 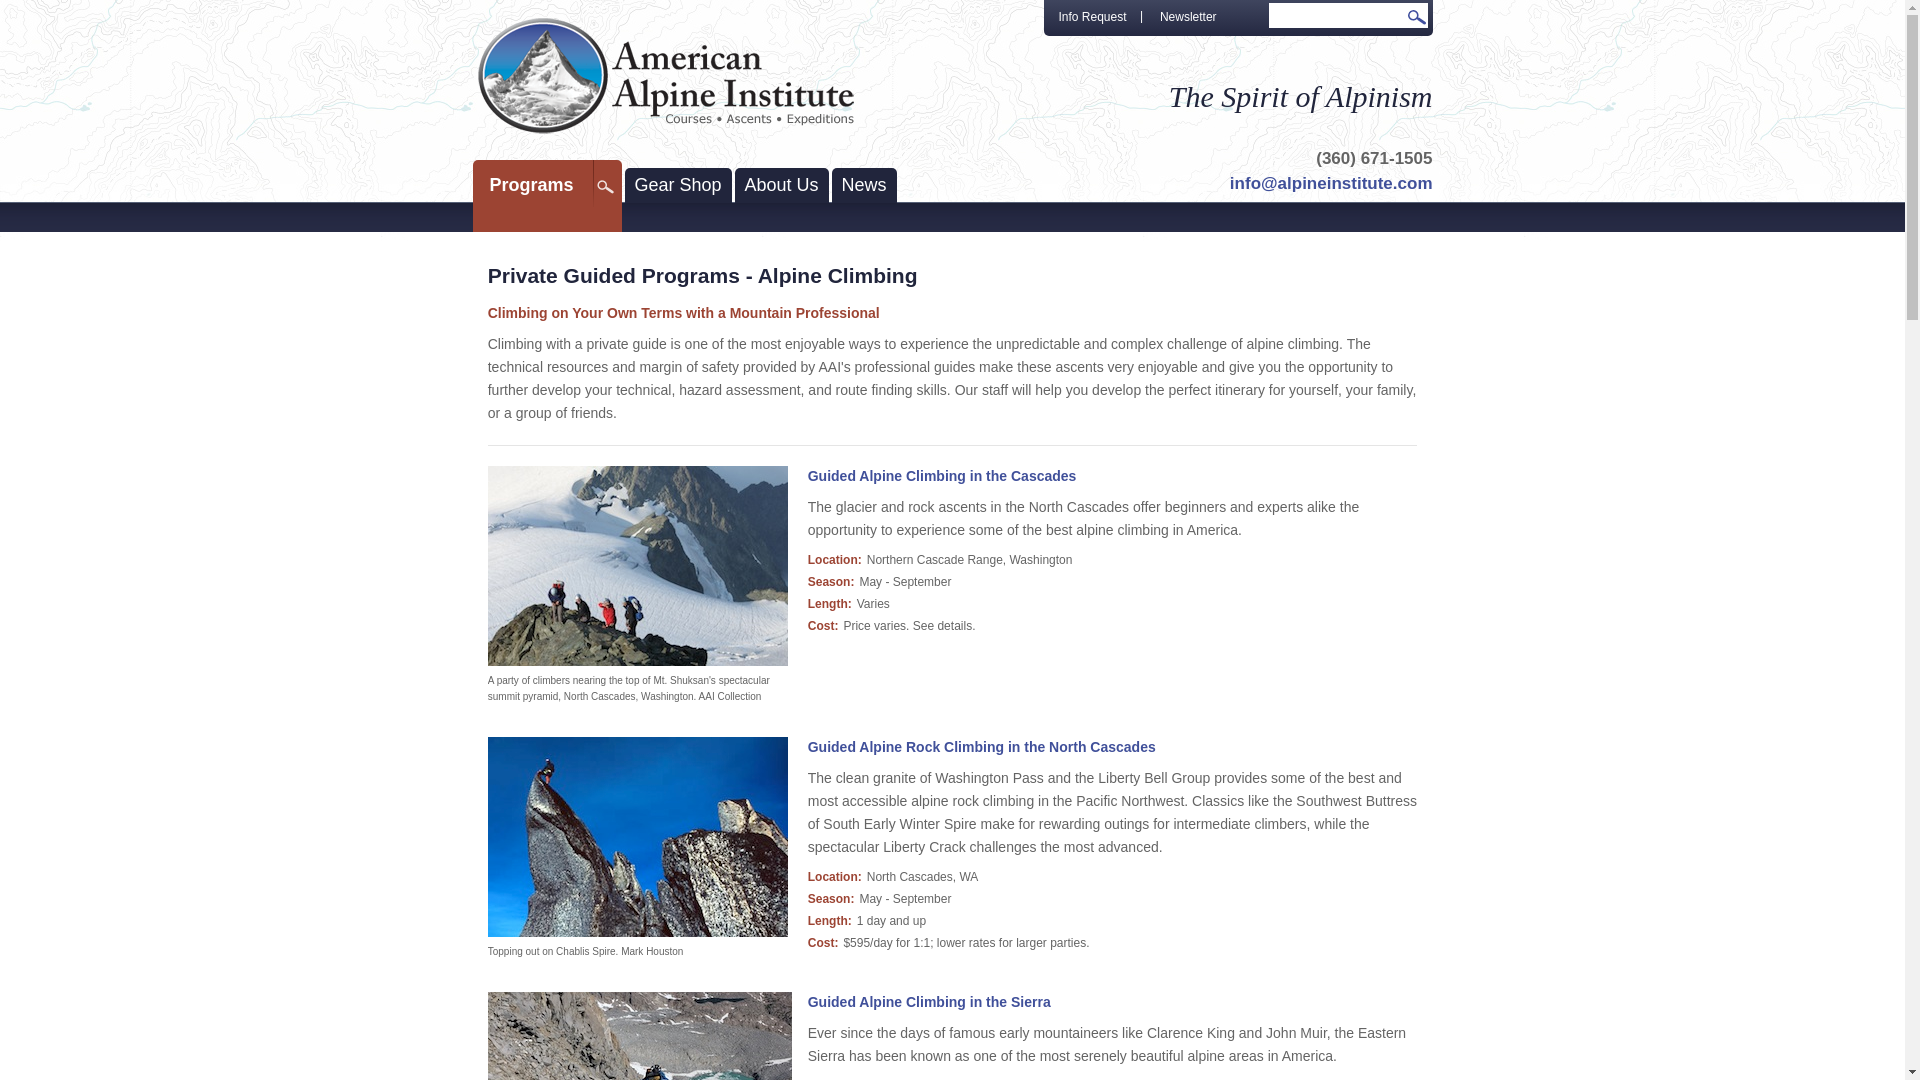 I want to click on 'American Alpine Institute - Courses, Ascents, Expeditions', so click(x=470, y=74).